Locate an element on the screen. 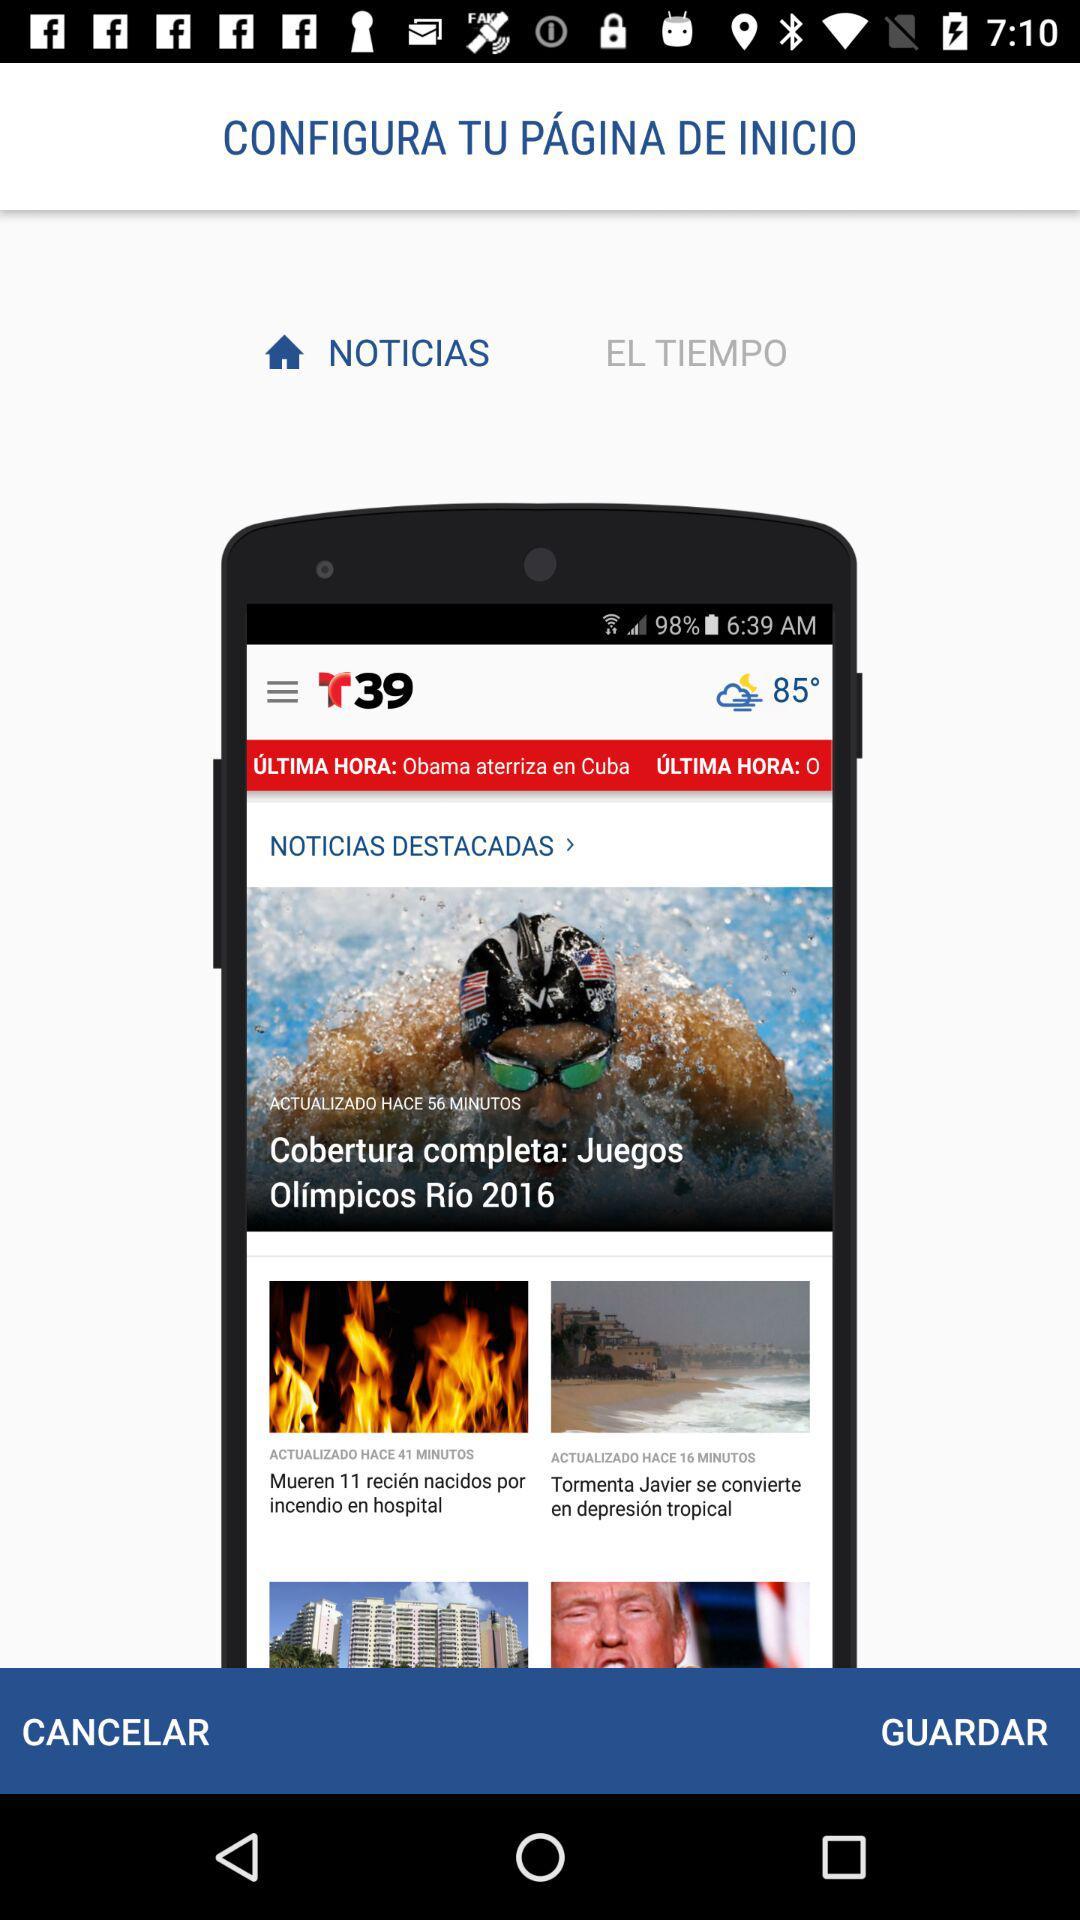  the cancelar icon is located at coordinates (115, 1730).